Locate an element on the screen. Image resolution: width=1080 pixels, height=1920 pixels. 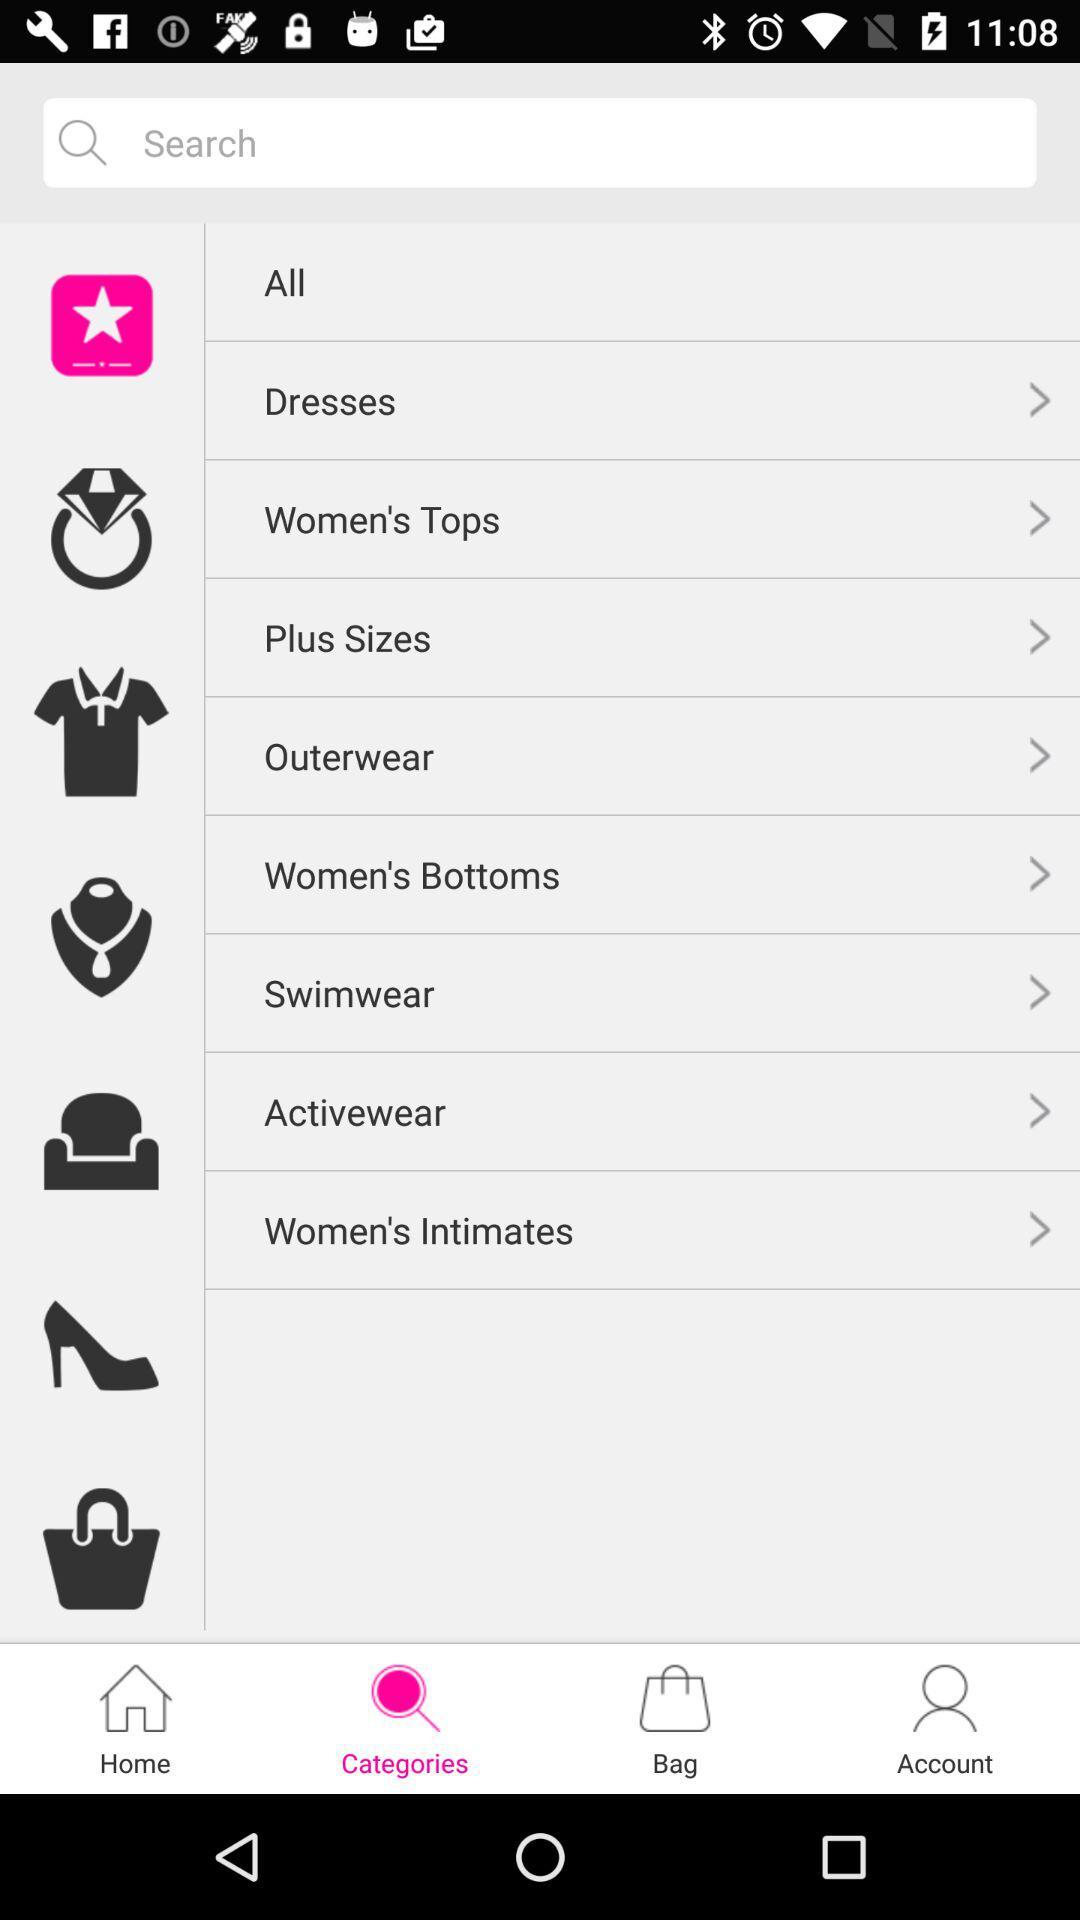
search is located at coordinates (574, 141).